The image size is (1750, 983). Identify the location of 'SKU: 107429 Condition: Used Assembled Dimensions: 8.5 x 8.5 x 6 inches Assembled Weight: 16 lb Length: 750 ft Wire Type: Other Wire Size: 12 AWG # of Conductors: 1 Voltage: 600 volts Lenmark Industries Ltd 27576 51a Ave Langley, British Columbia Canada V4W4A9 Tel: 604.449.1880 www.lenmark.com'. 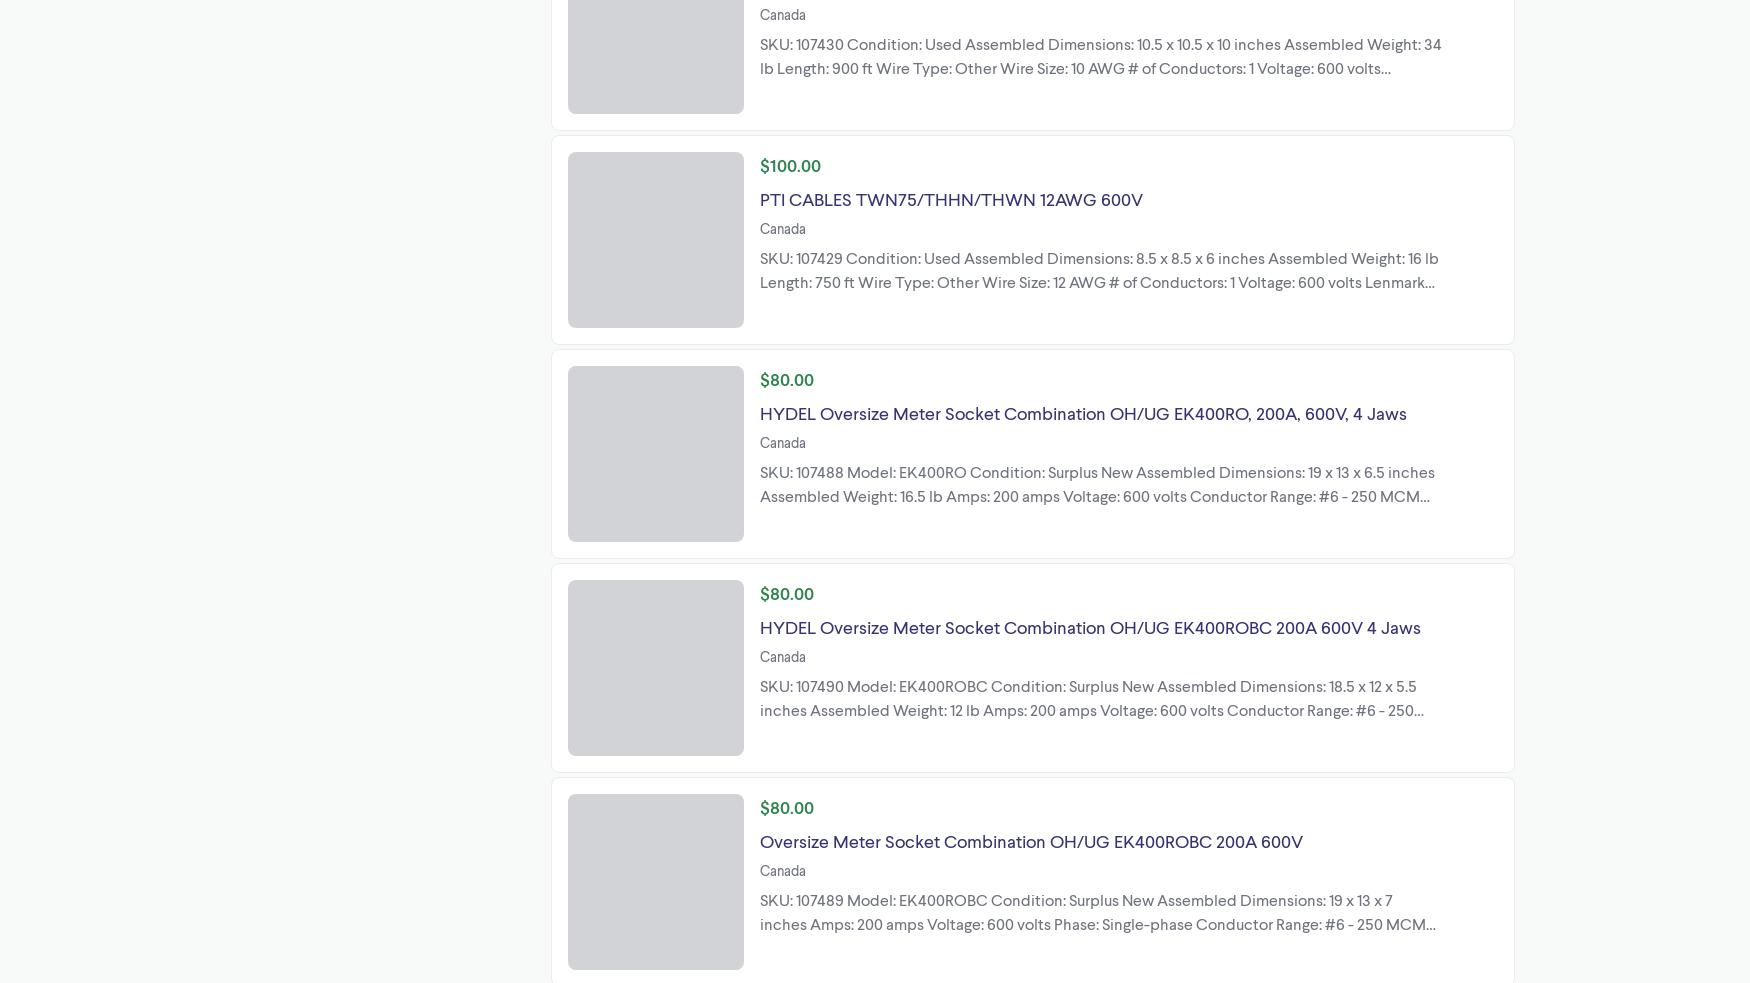
(1099, 292).